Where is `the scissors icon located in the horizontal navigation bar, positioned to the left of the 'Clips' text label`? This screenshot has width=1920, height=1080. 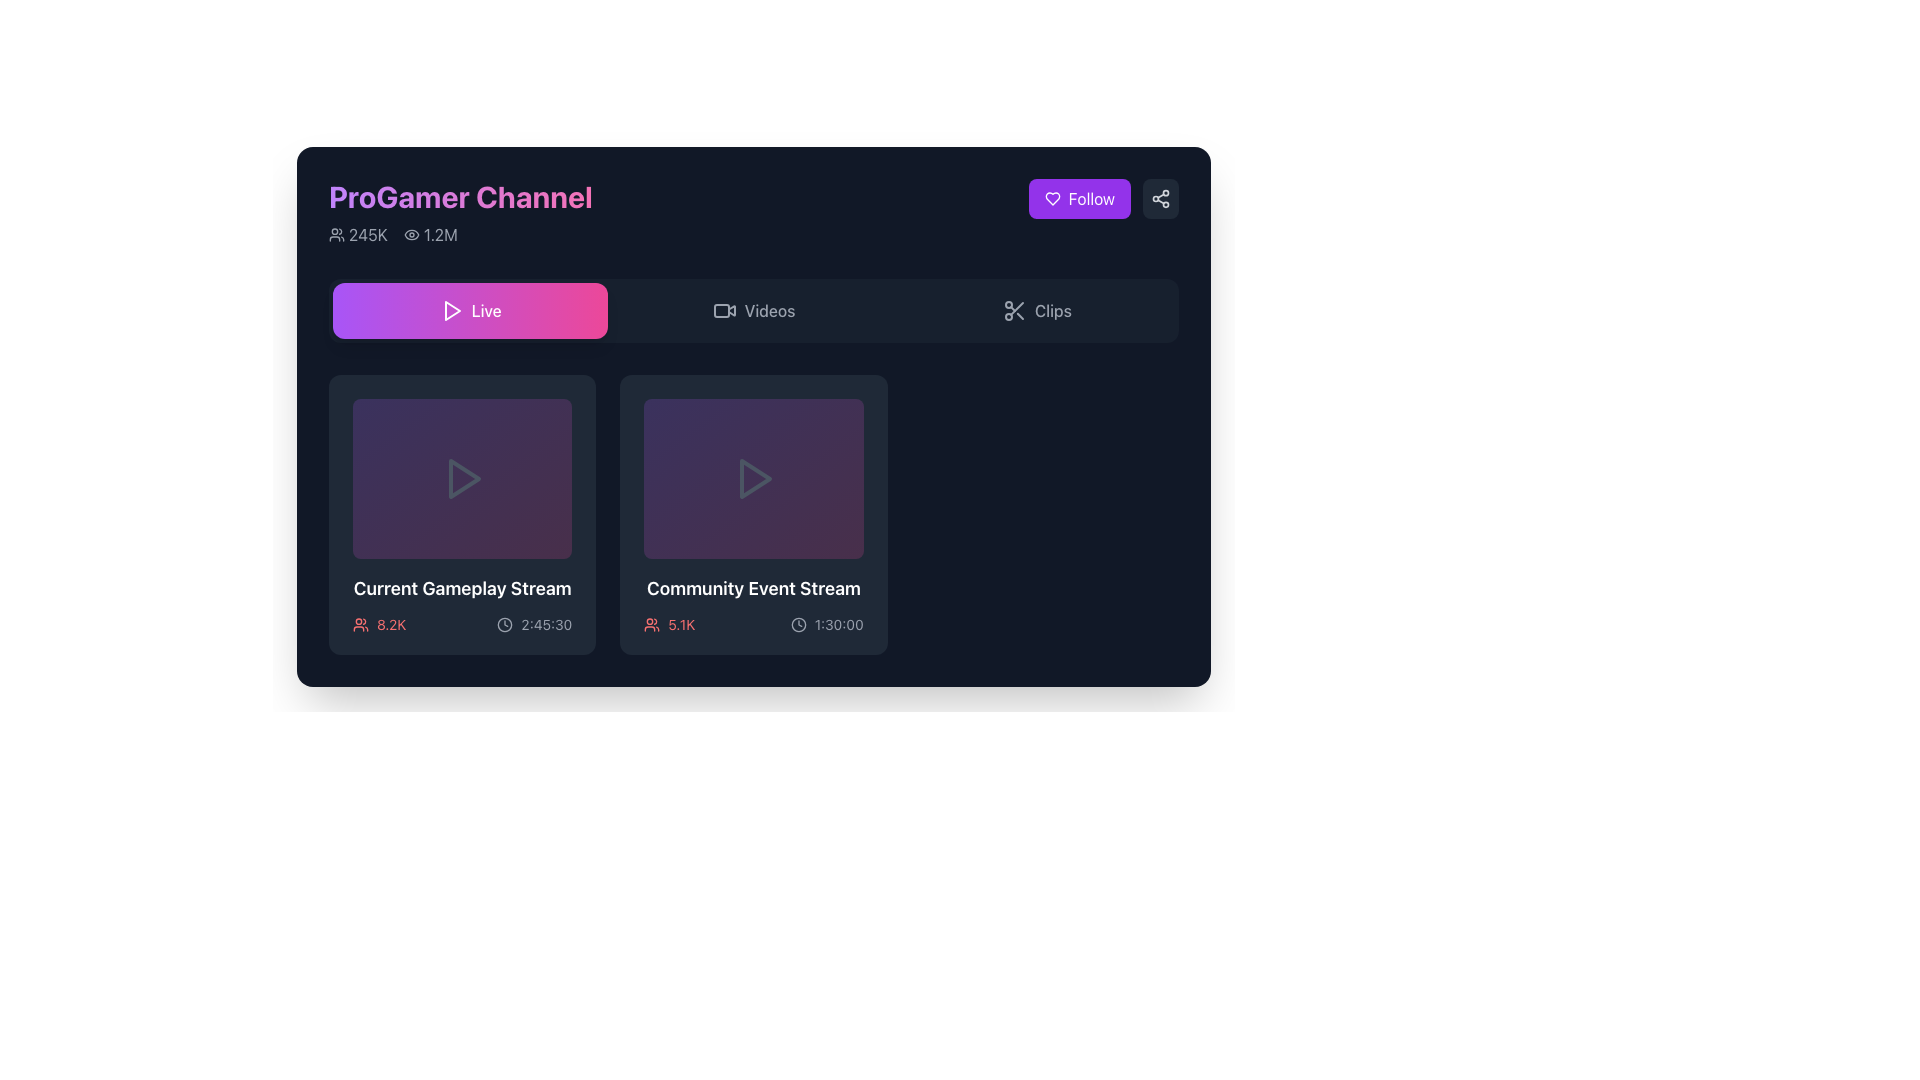
the scissors icon located in the horizontal navigation bar, positioned to the left of the 'Clips' text label is located at coordinates (1014, 311).